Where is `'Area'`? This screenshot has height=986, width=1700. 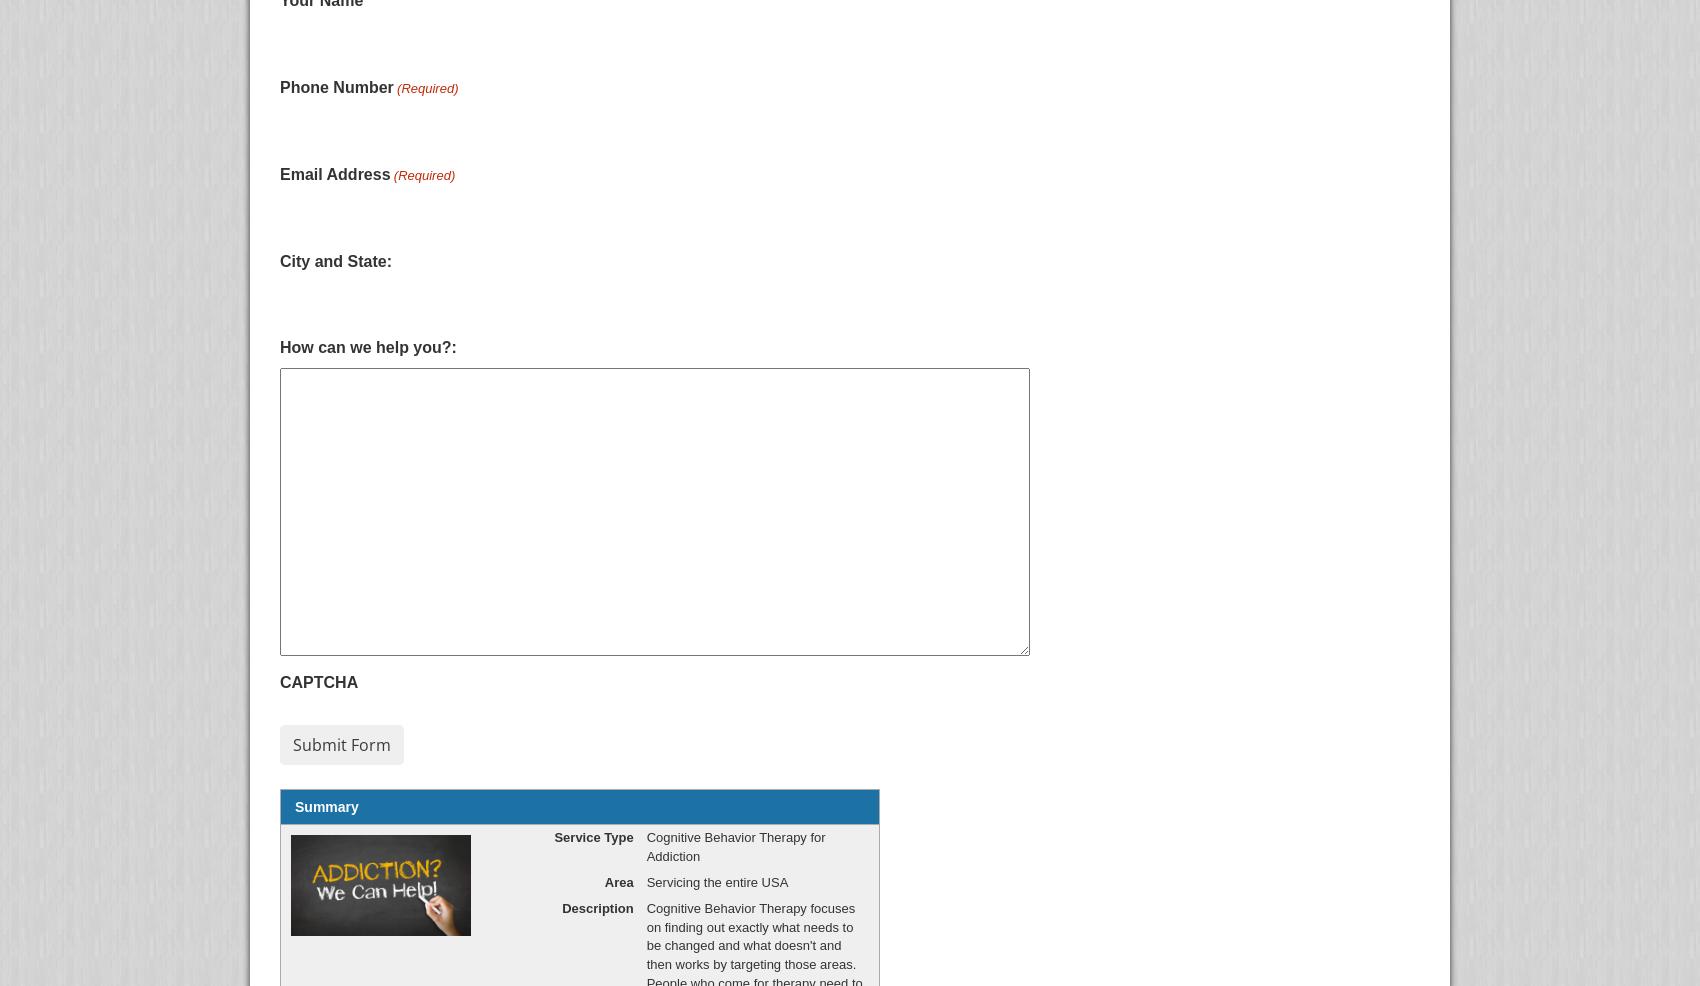 'Area' is located at coordinates (603, 880).